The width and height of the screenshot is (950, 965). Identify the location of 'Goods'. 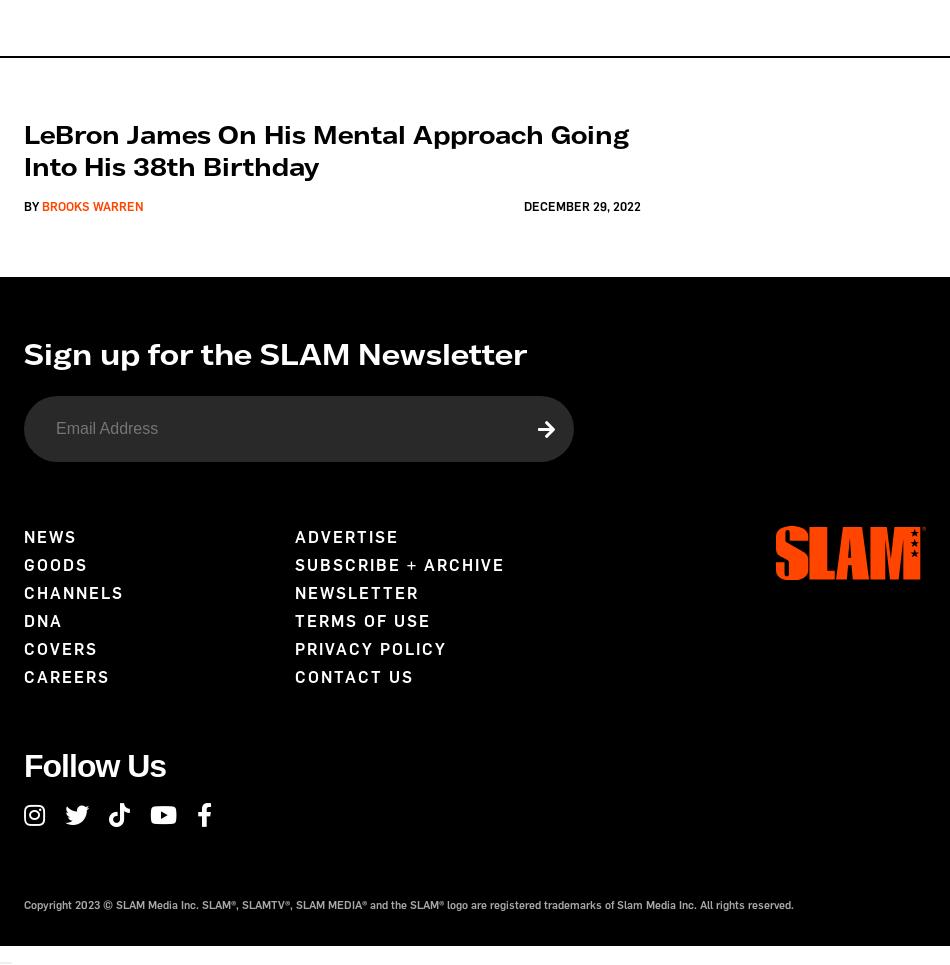
(55, 564).